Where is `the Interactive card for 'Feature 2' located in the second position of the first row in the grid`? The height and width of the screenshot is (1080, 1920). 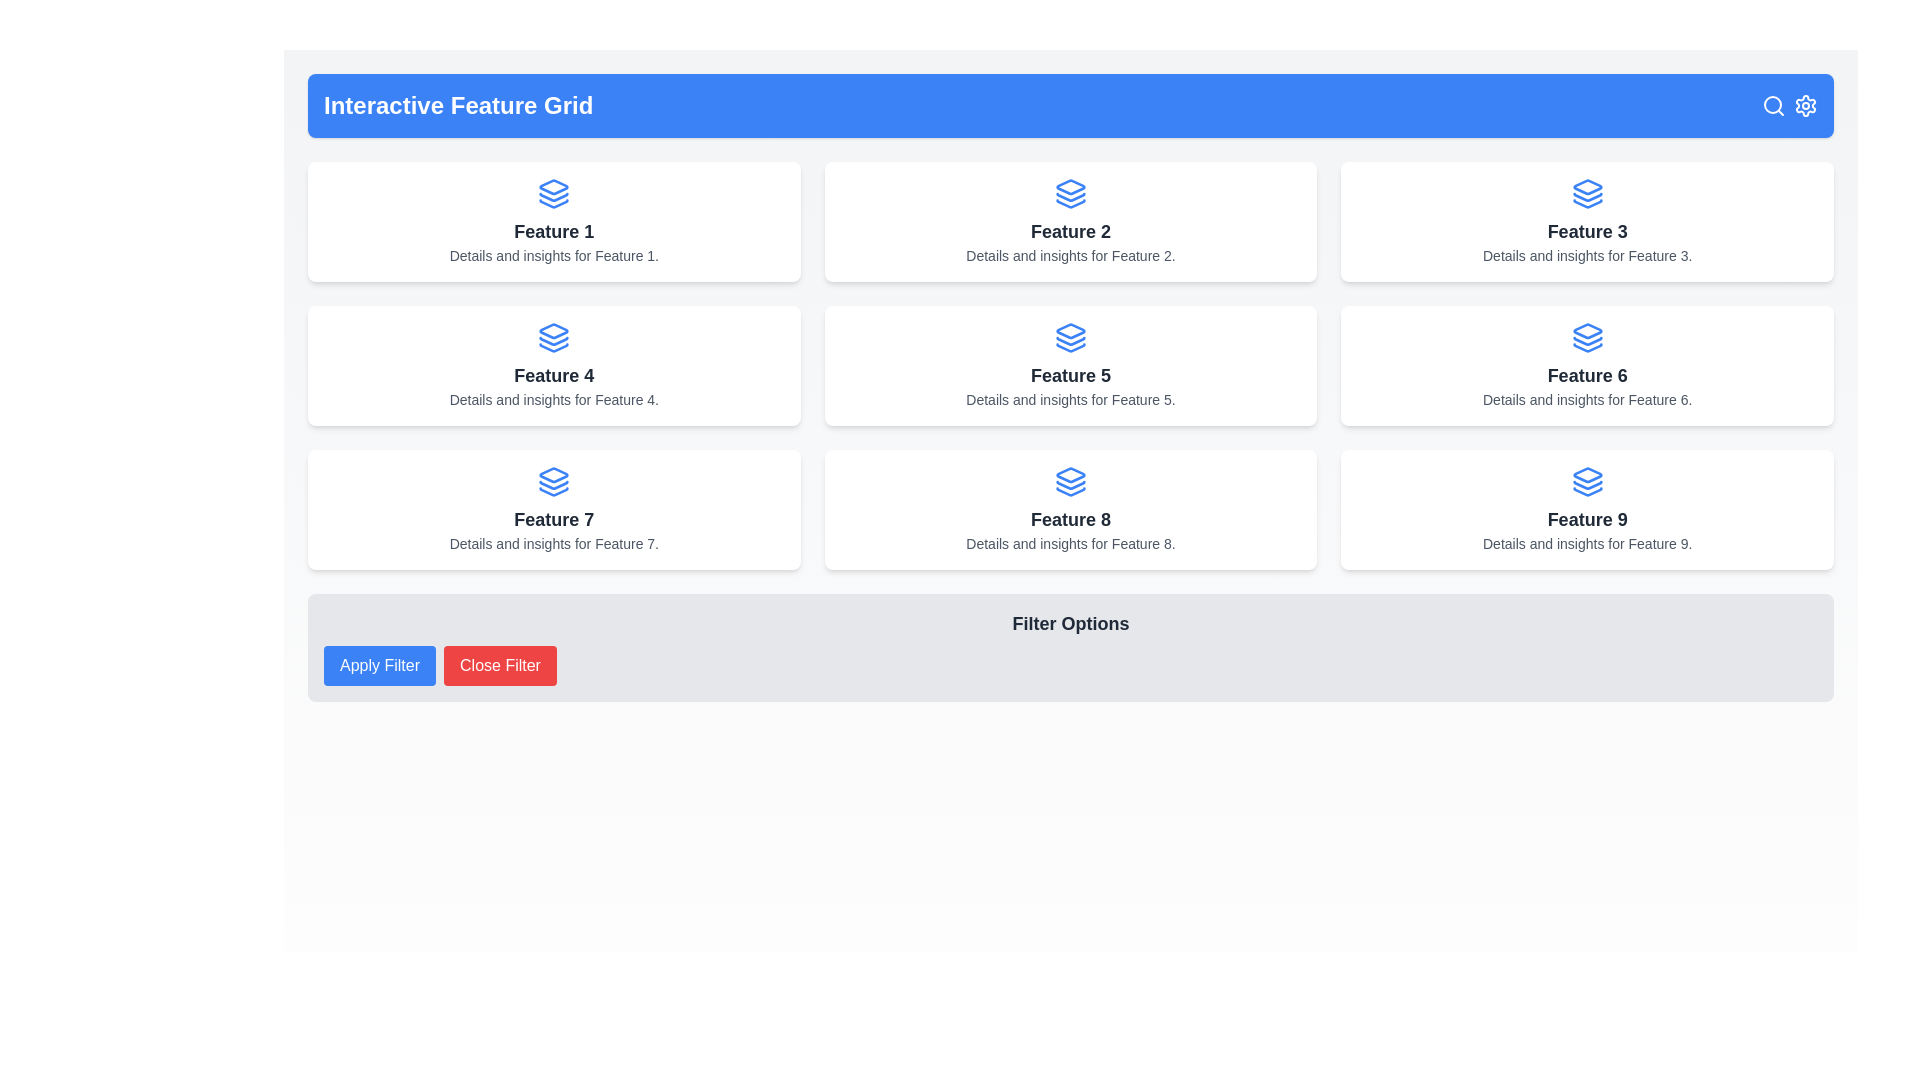 the Interactive card for 'Feature 2' located in the second position of the first row in the grid is located at coordinates (1069, 222).